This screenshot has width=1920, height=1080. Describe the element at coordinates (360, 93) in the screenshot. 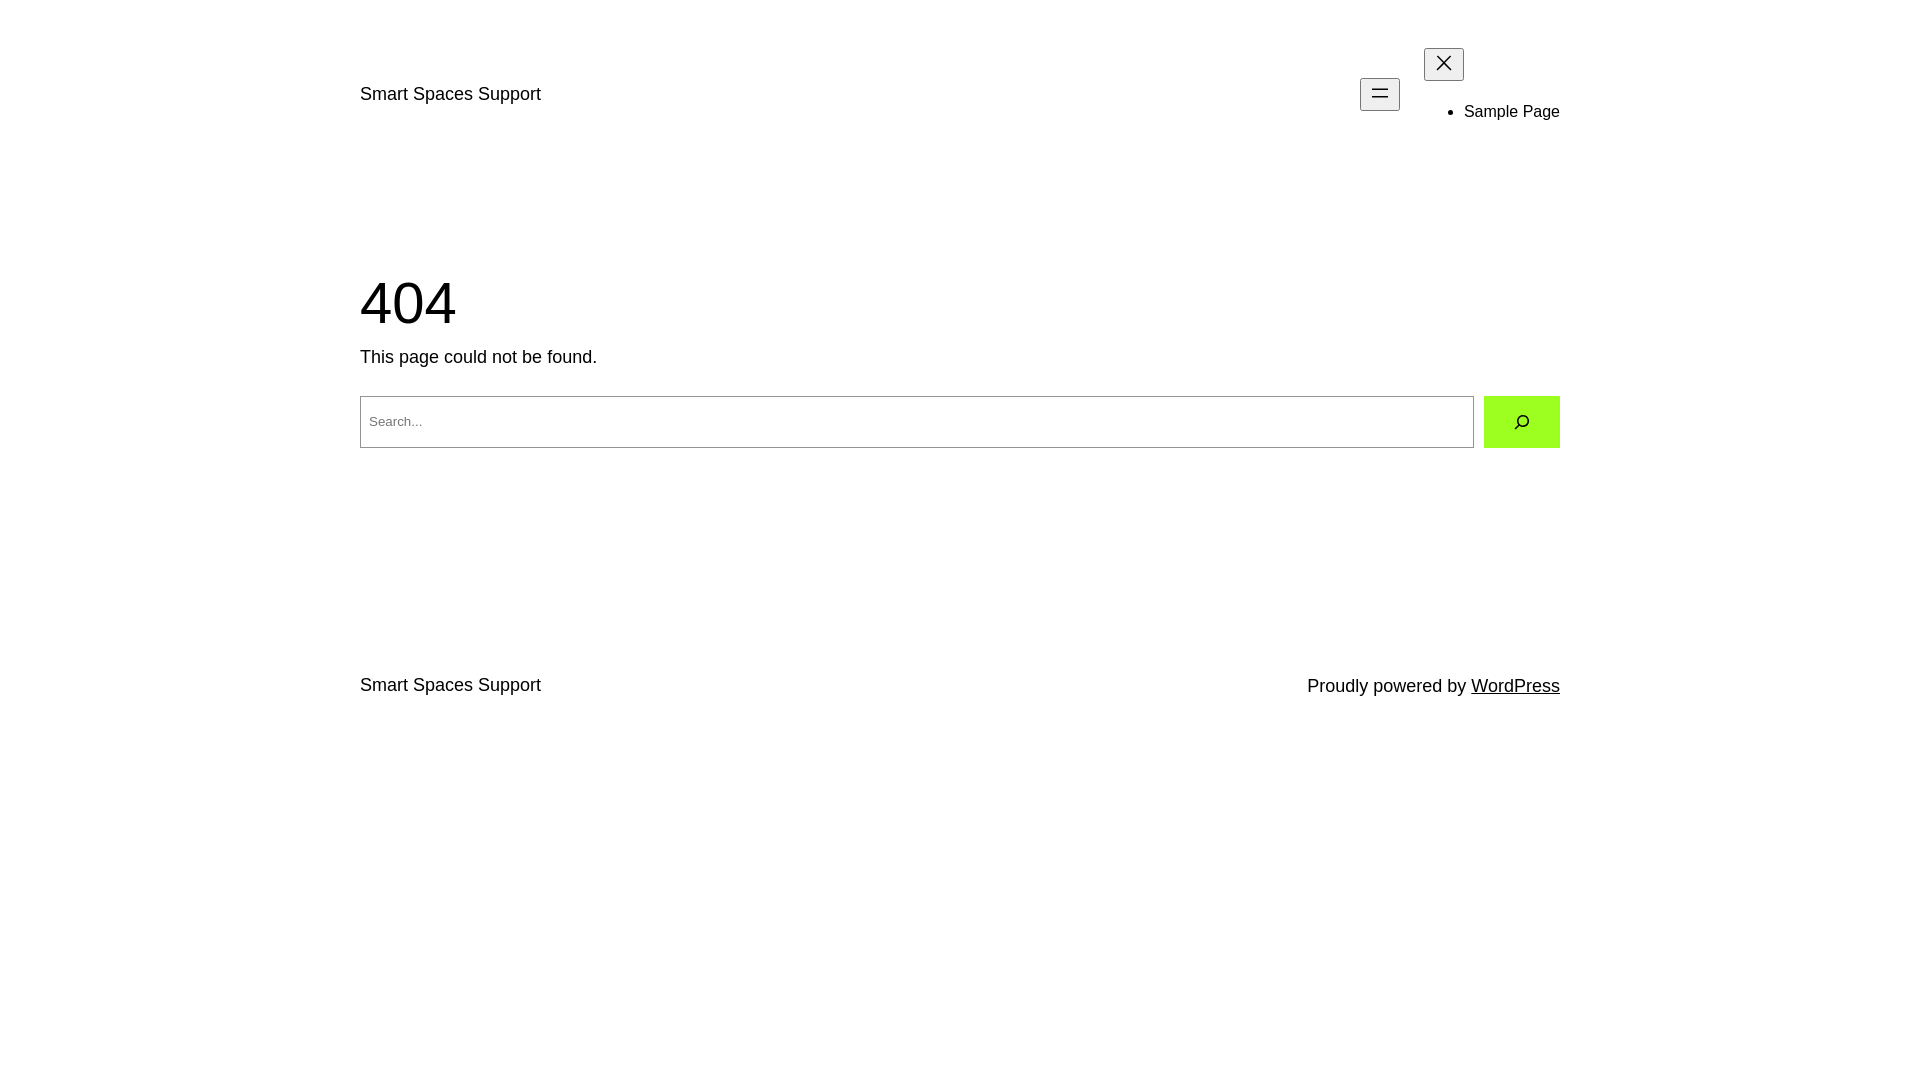

I see `'Smart Spaces Support'` at that location.